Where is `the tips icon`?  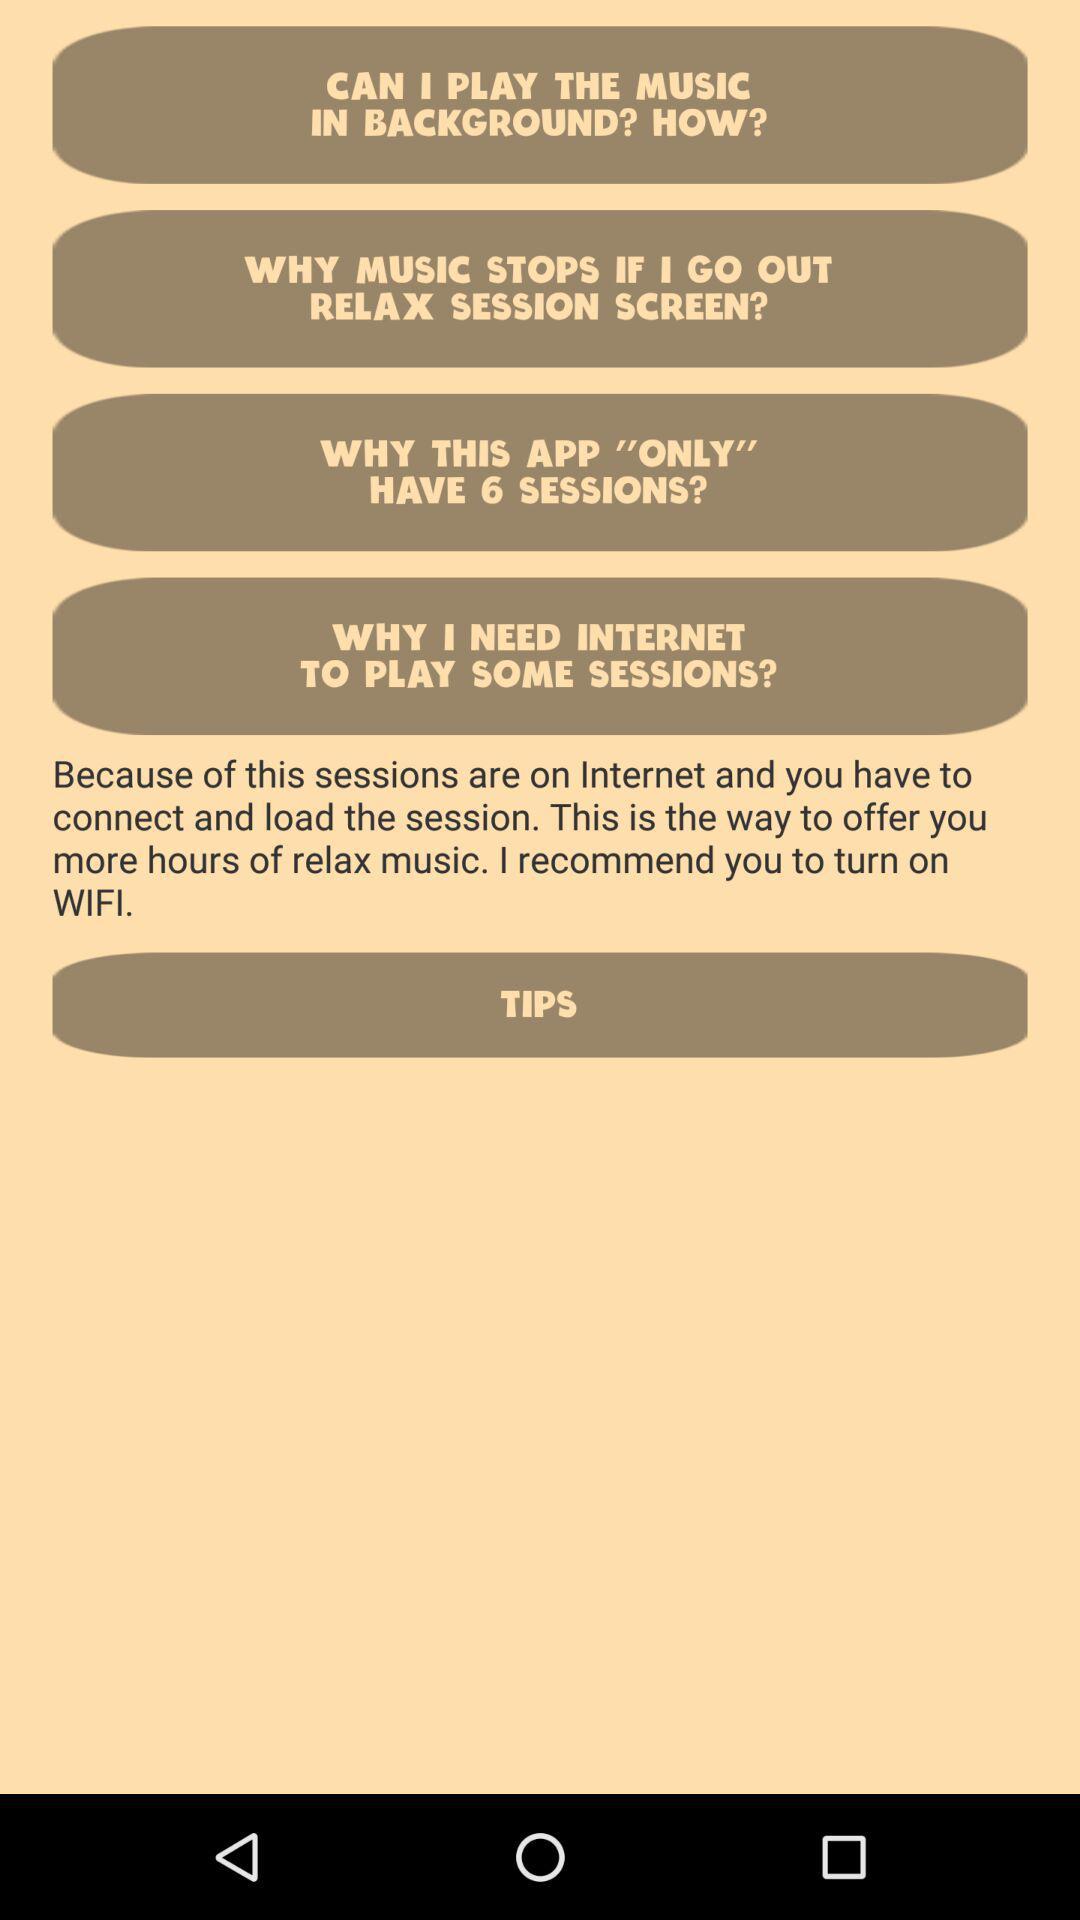
the tips icon is located at coordinates (540, 1004).